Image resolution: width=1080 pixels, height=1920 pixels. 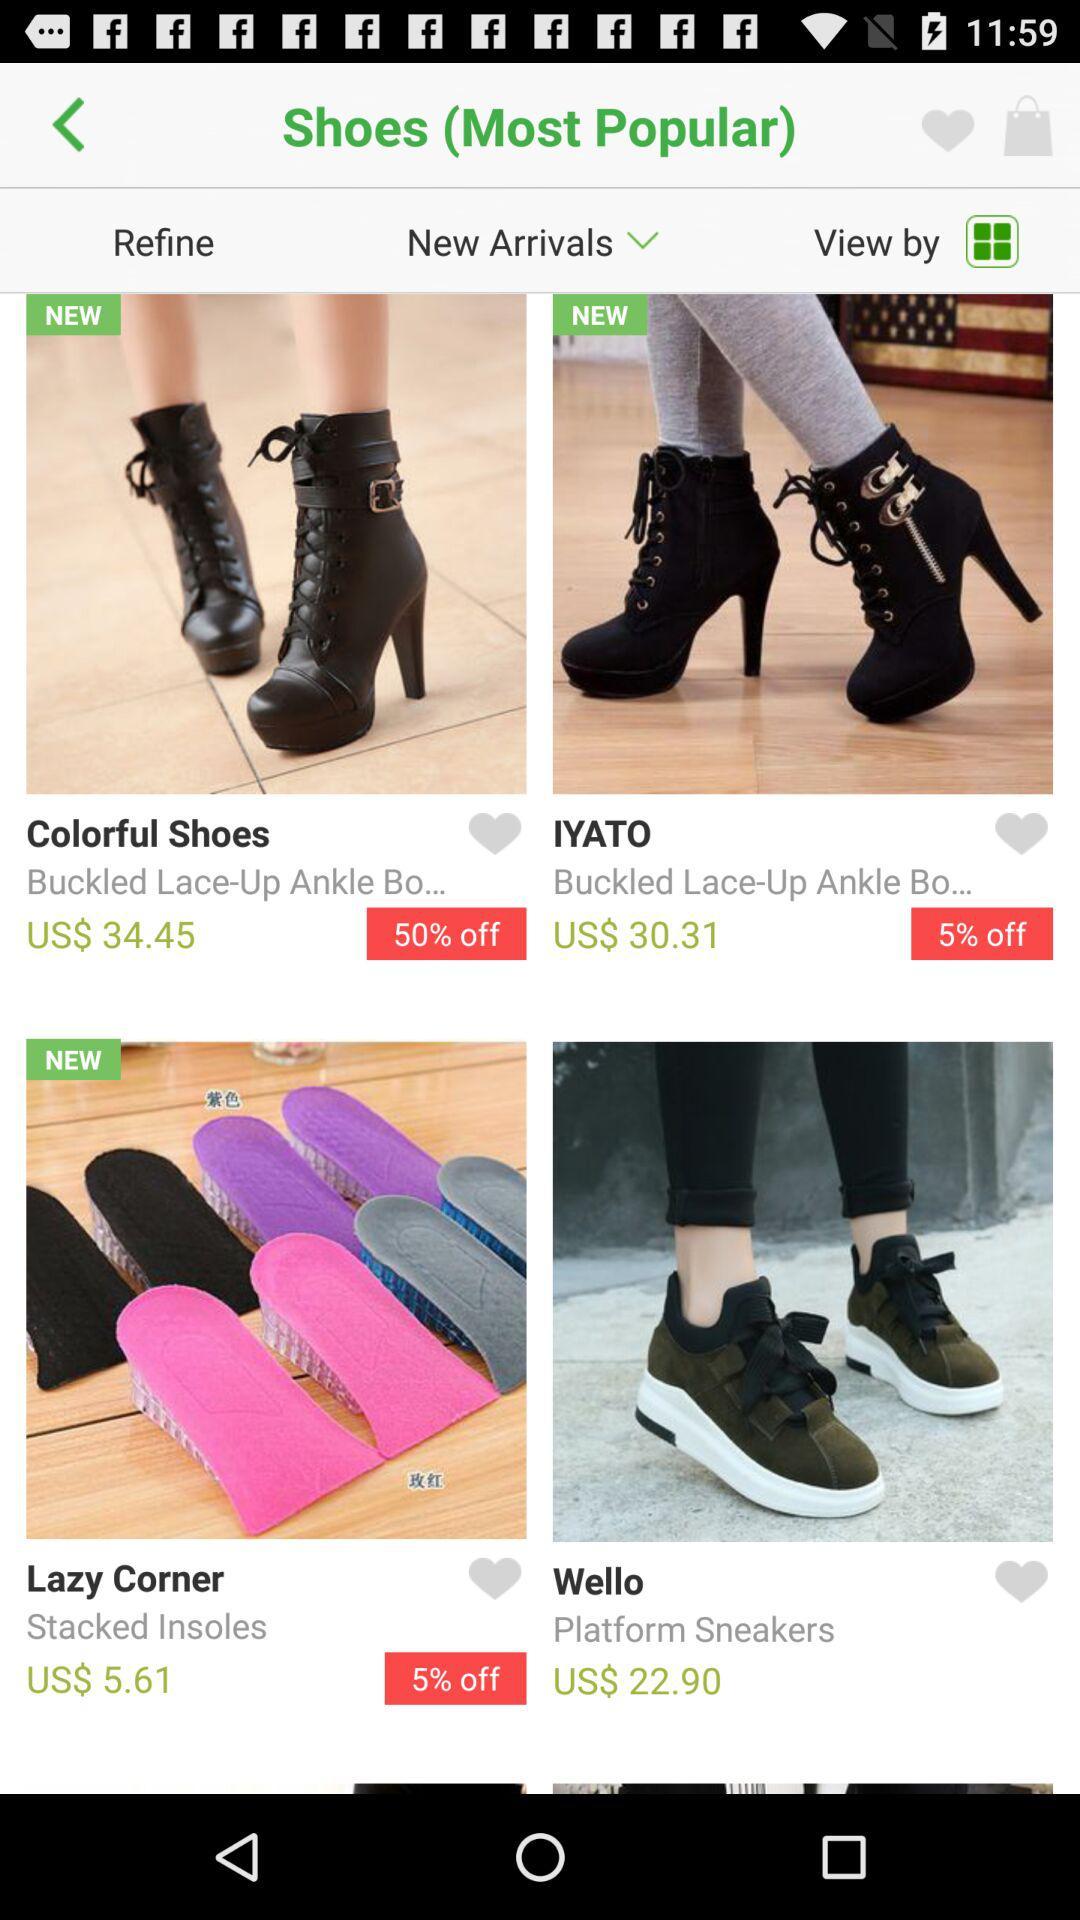 I want to click on previous, so click(x=73, y=124).